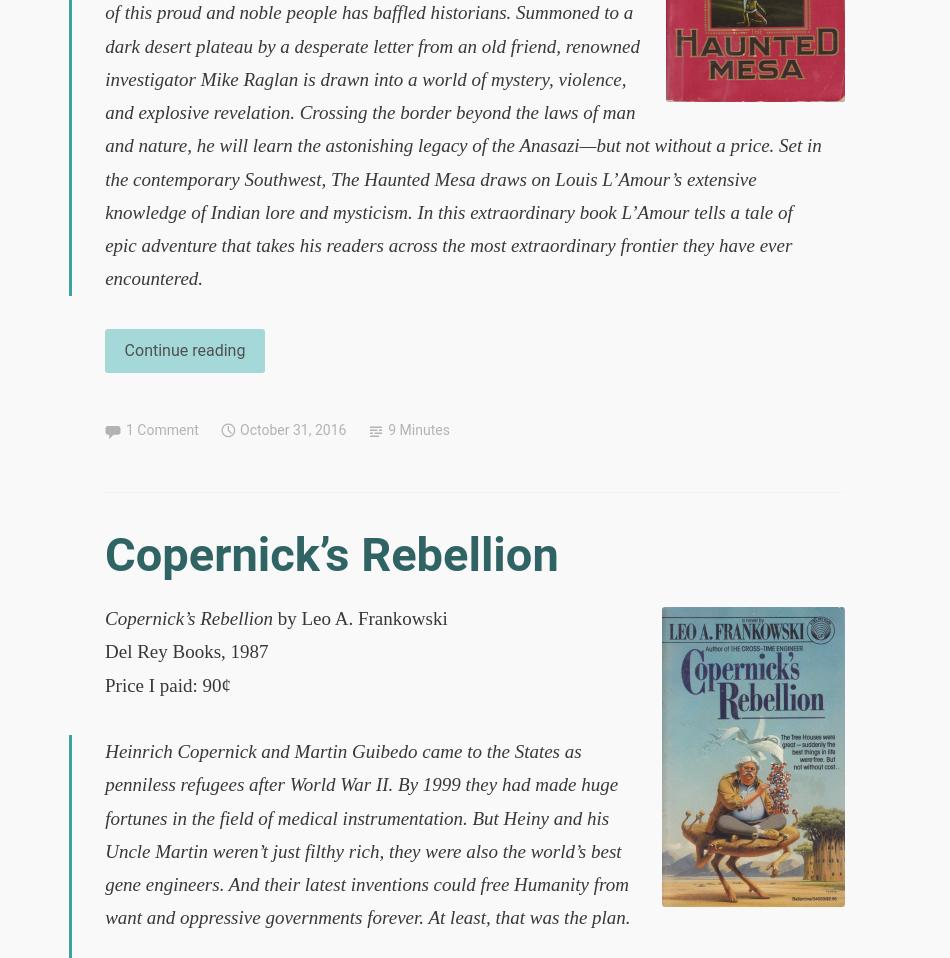 The height and width of the screenshot is (958, 950). I want to click on 'The Haunted Mesa', so click(401, 177).